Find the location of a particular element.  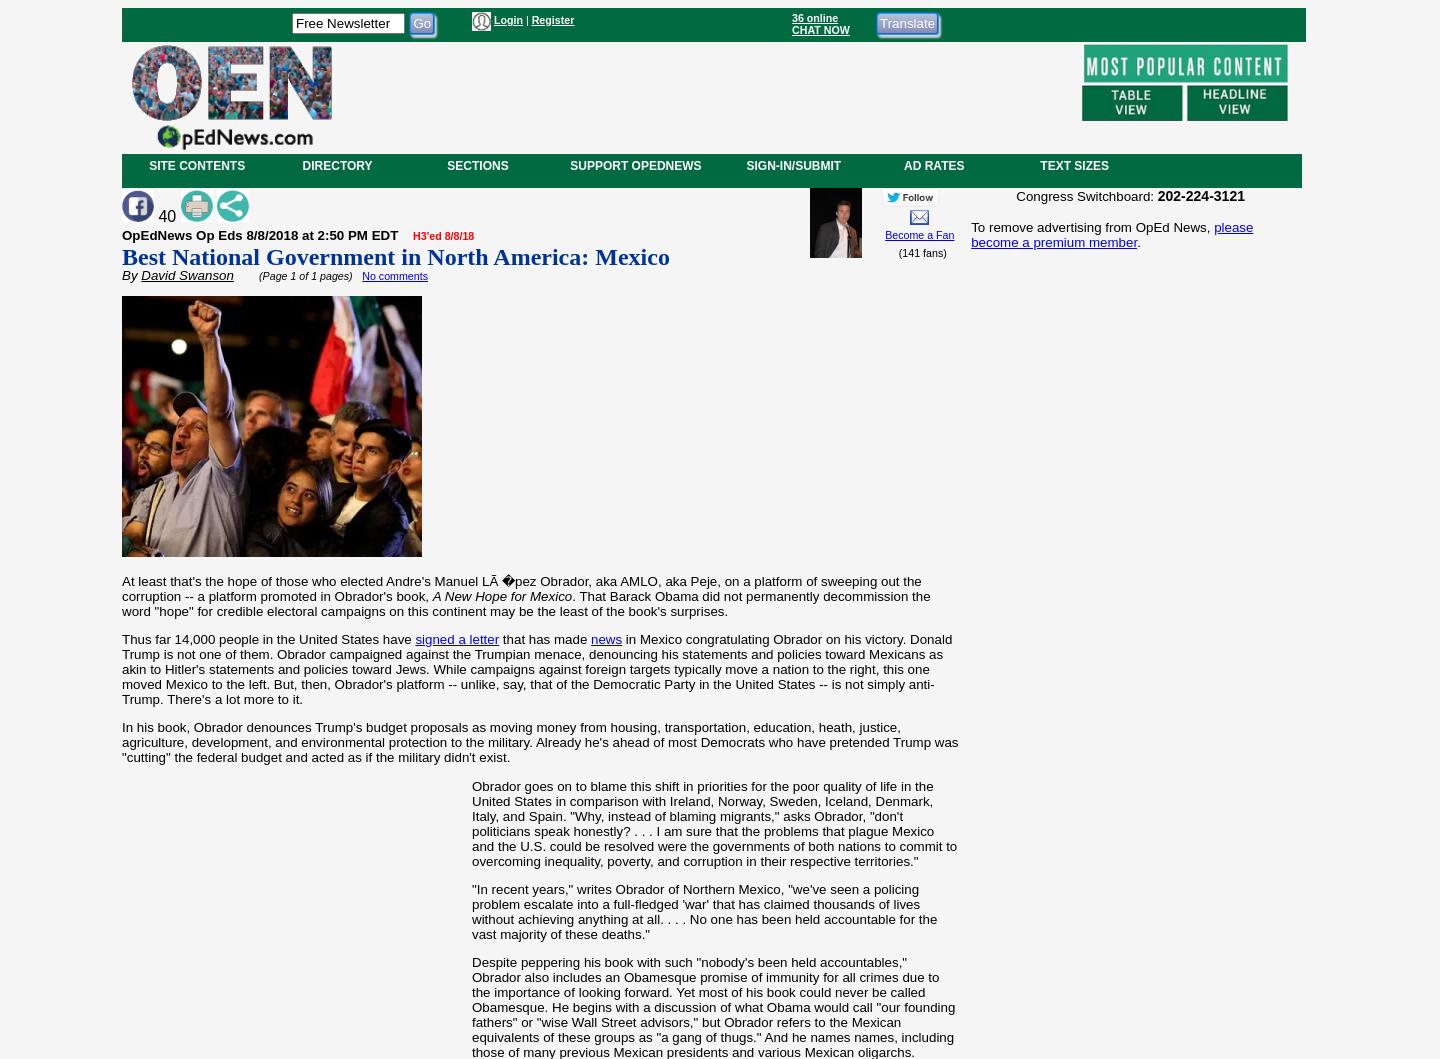

'OpEdNews Op Eds' is located at coordinates (184, 234).